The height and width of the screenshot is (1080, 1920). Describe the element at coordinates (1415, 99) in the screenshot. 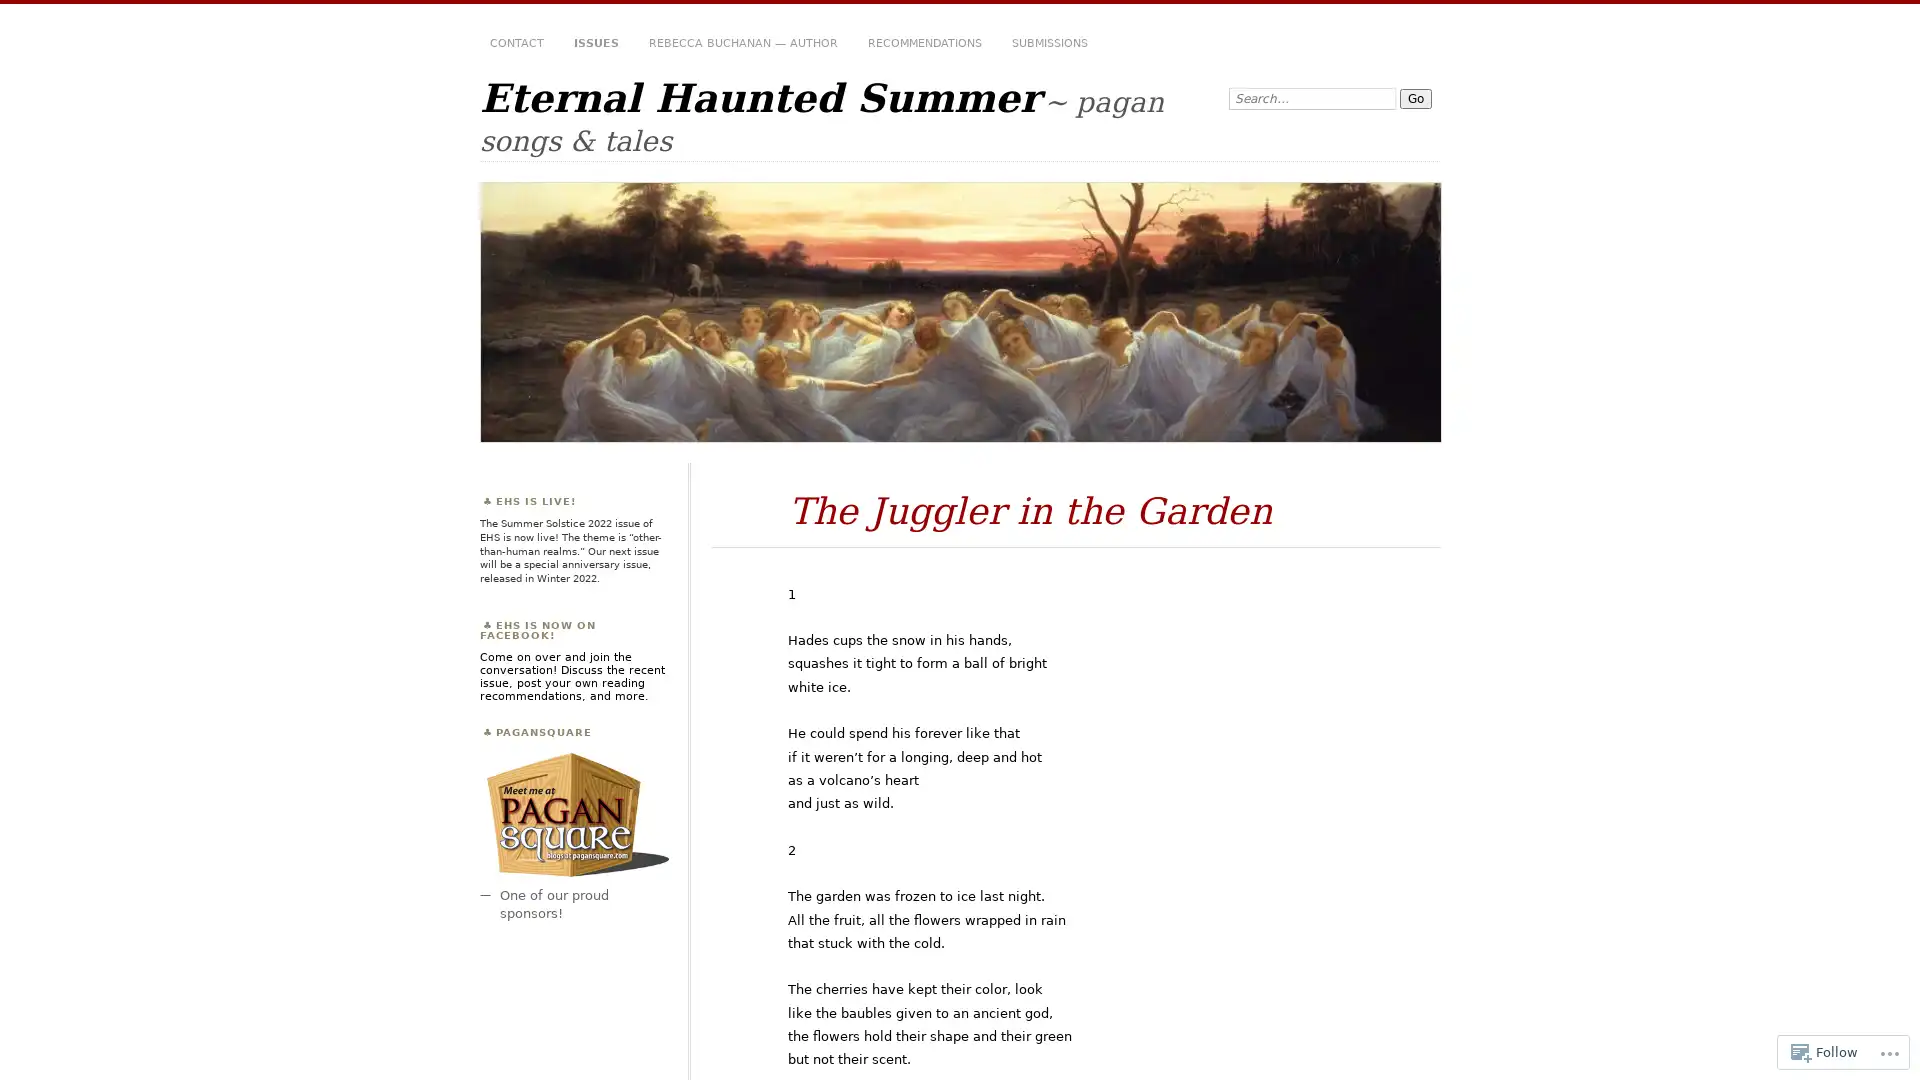

I see `Go` at that location.